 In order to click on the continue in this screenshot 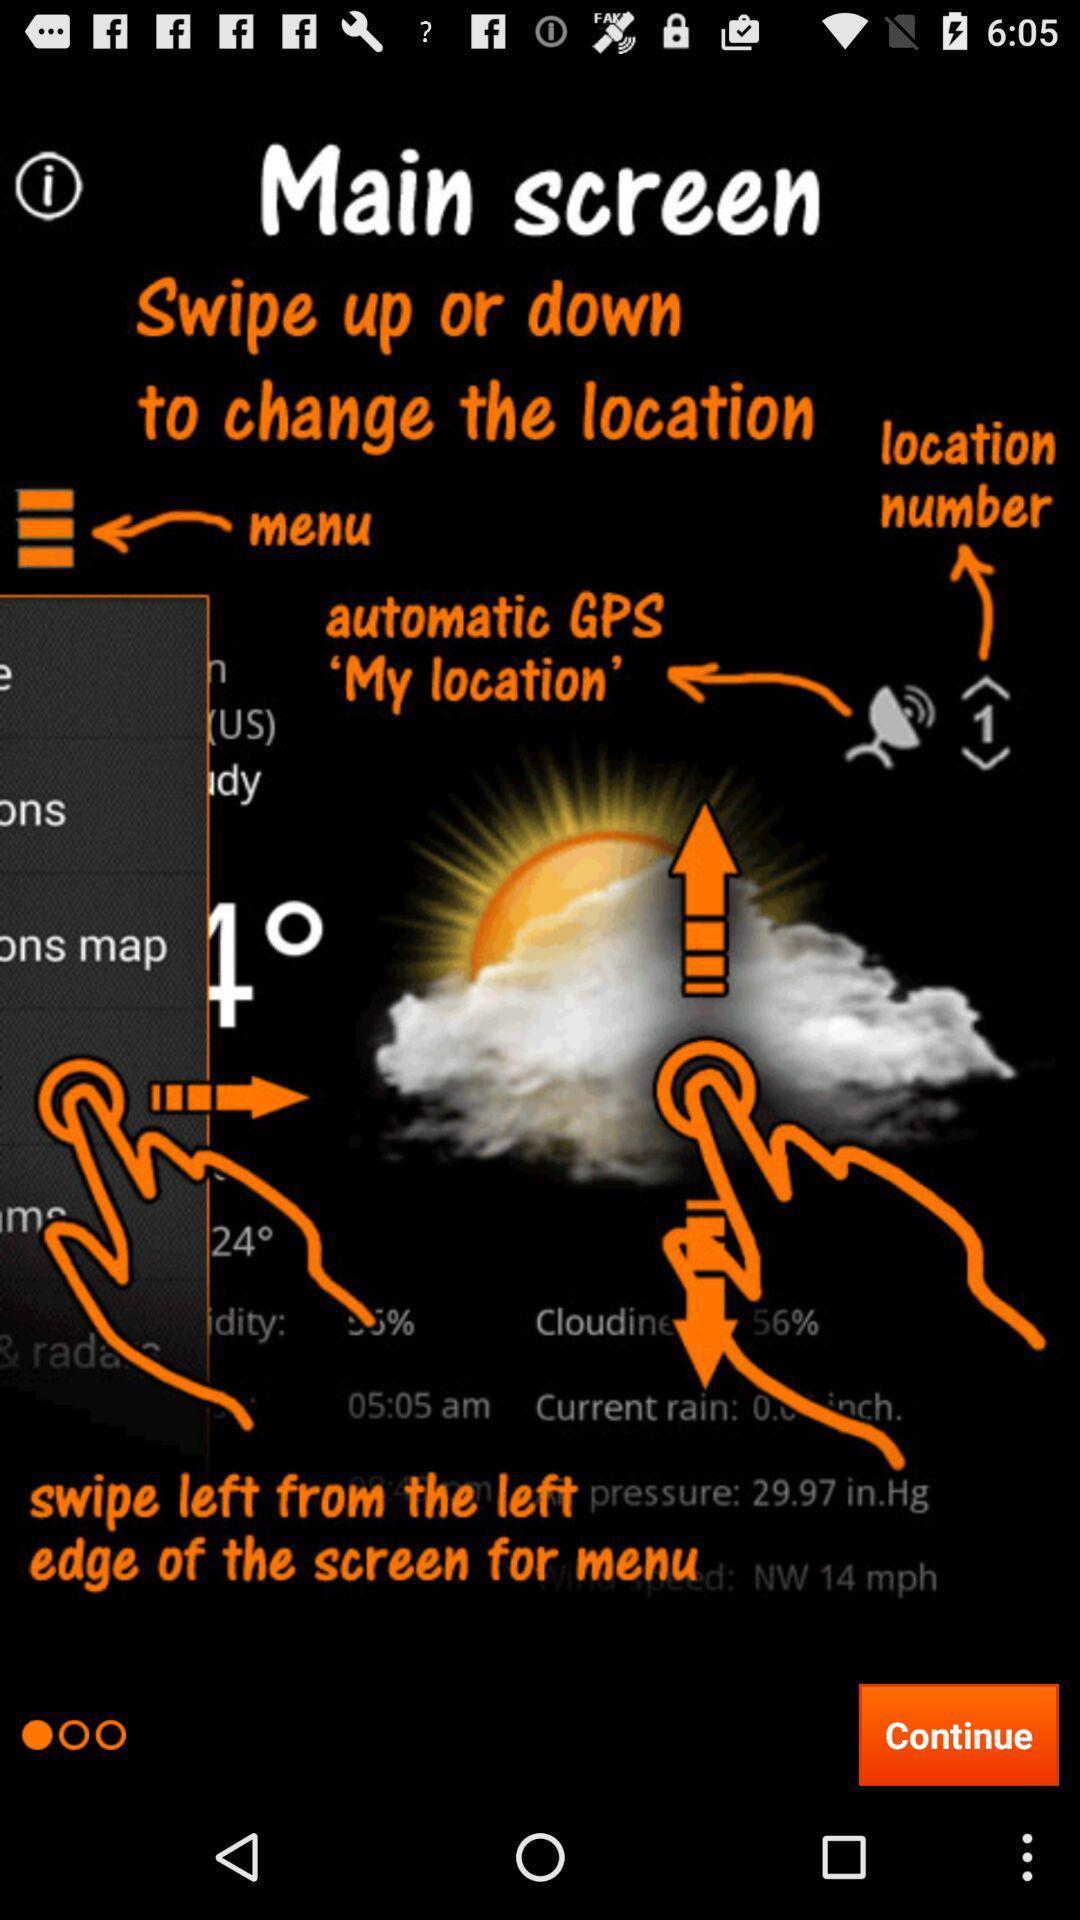, I will do `click(957, 1733)`.